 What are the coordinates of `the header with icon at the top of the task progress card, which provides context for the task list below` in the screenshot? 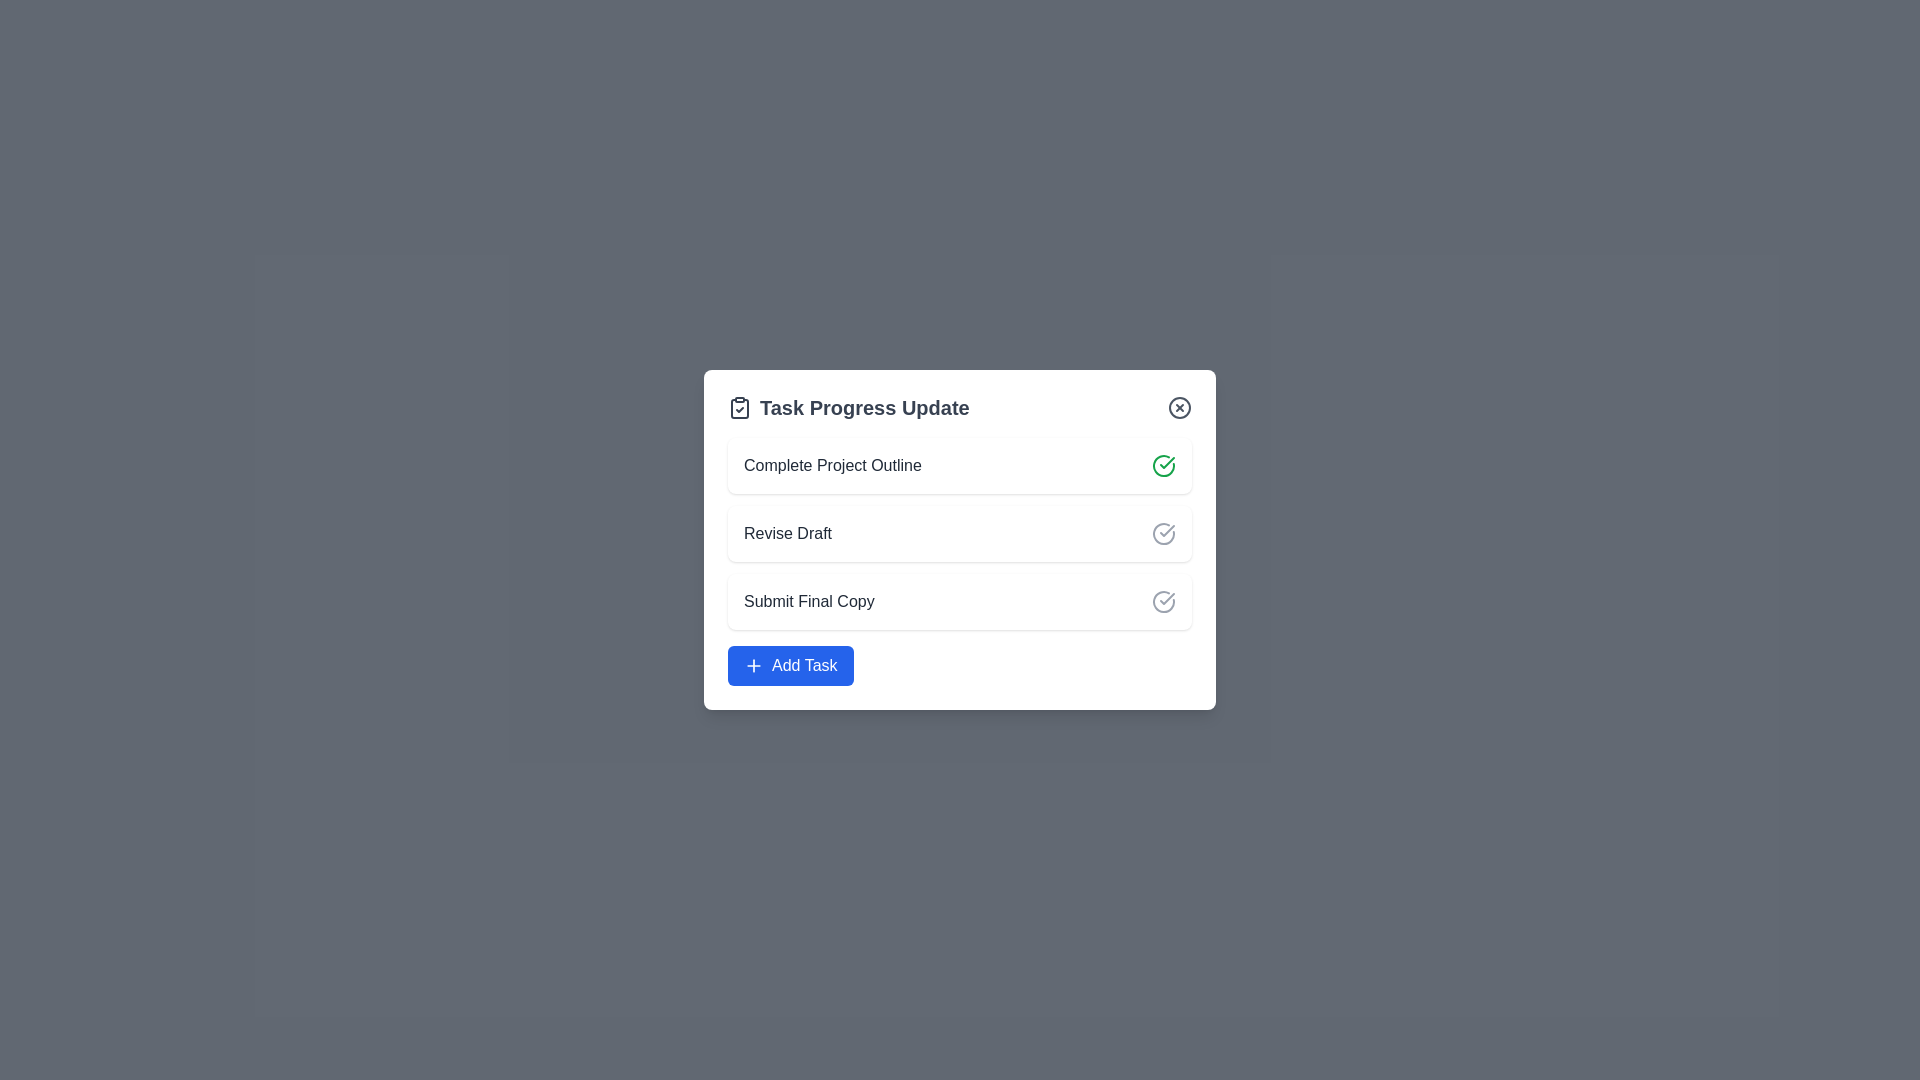 It's located at (960, 407).